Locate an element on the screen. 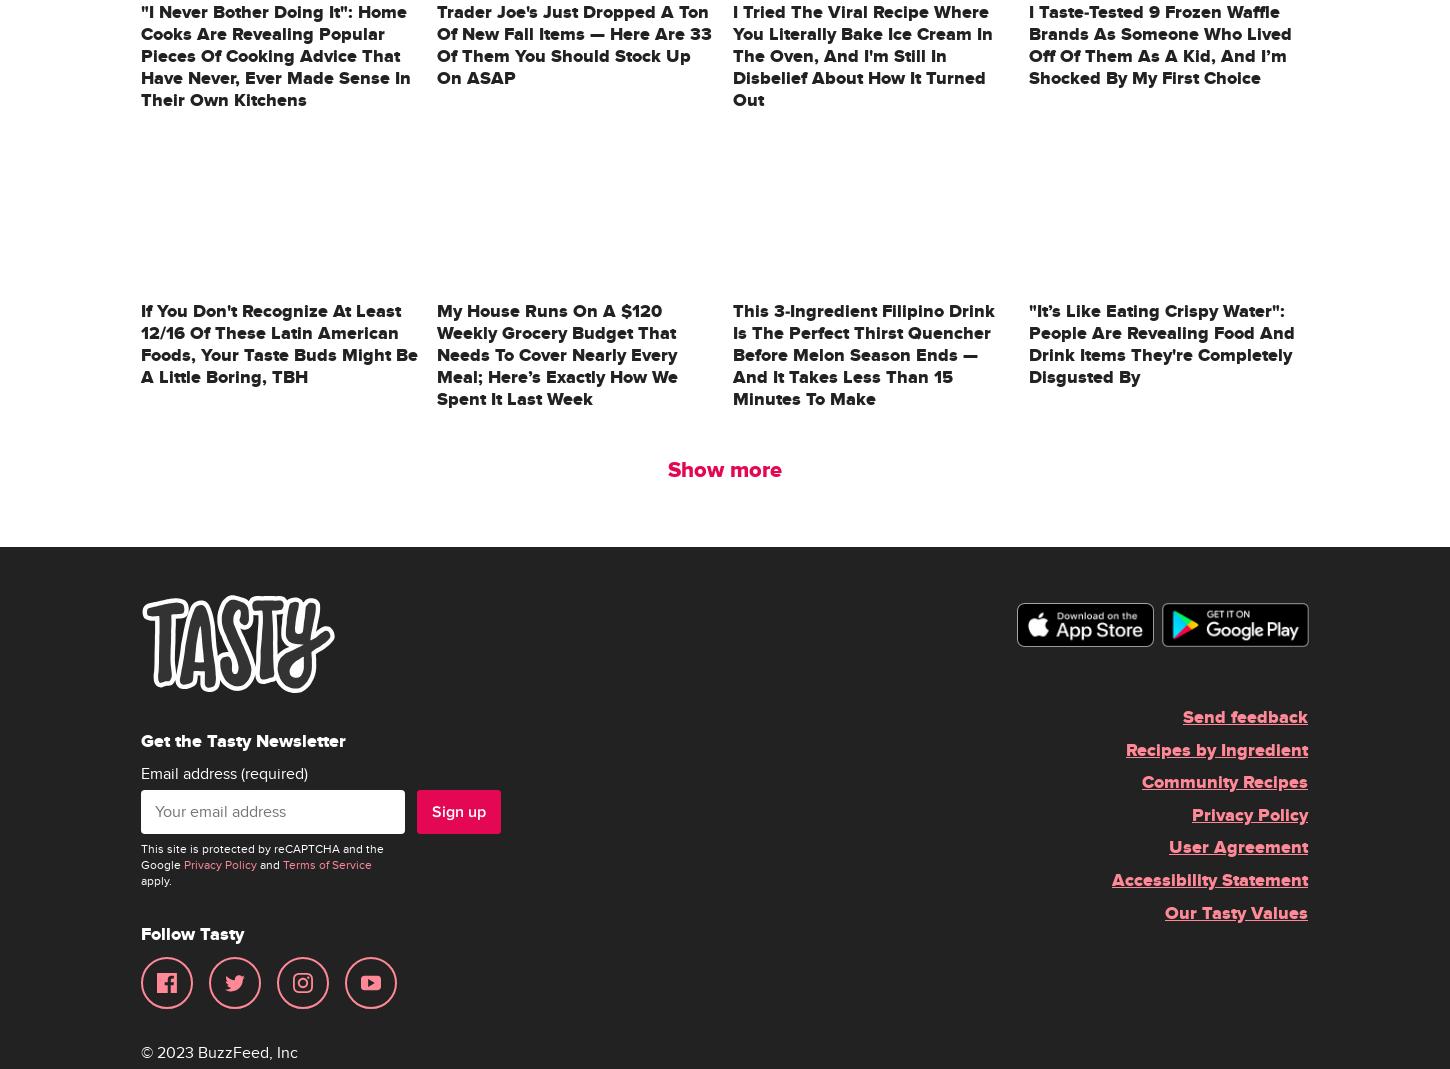 This screenshot has width=1450, height=1069. 'User Agreement' is located at coordinates (1238, 848).